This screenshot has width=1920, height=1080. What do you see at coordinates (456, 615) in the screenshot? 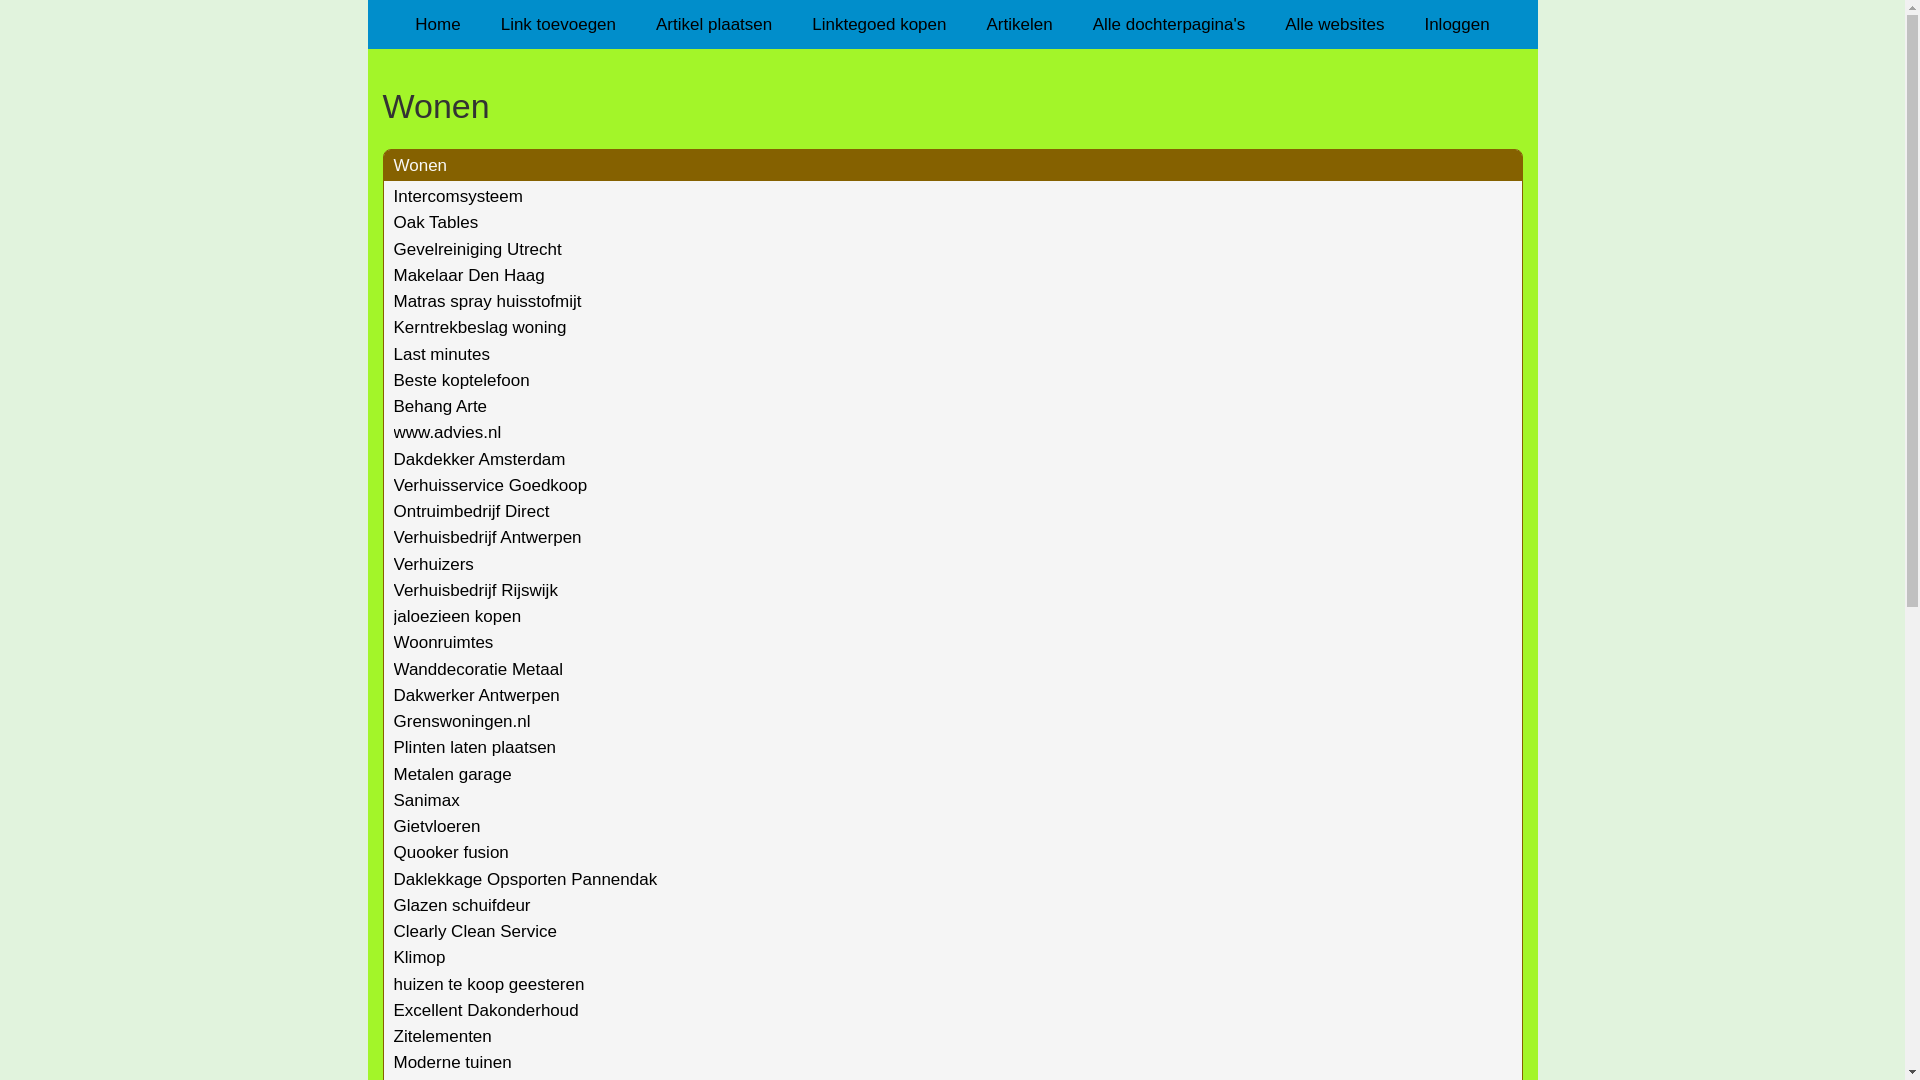
I see `'jaloezieen kopen'` at bounding box center [456, 615].